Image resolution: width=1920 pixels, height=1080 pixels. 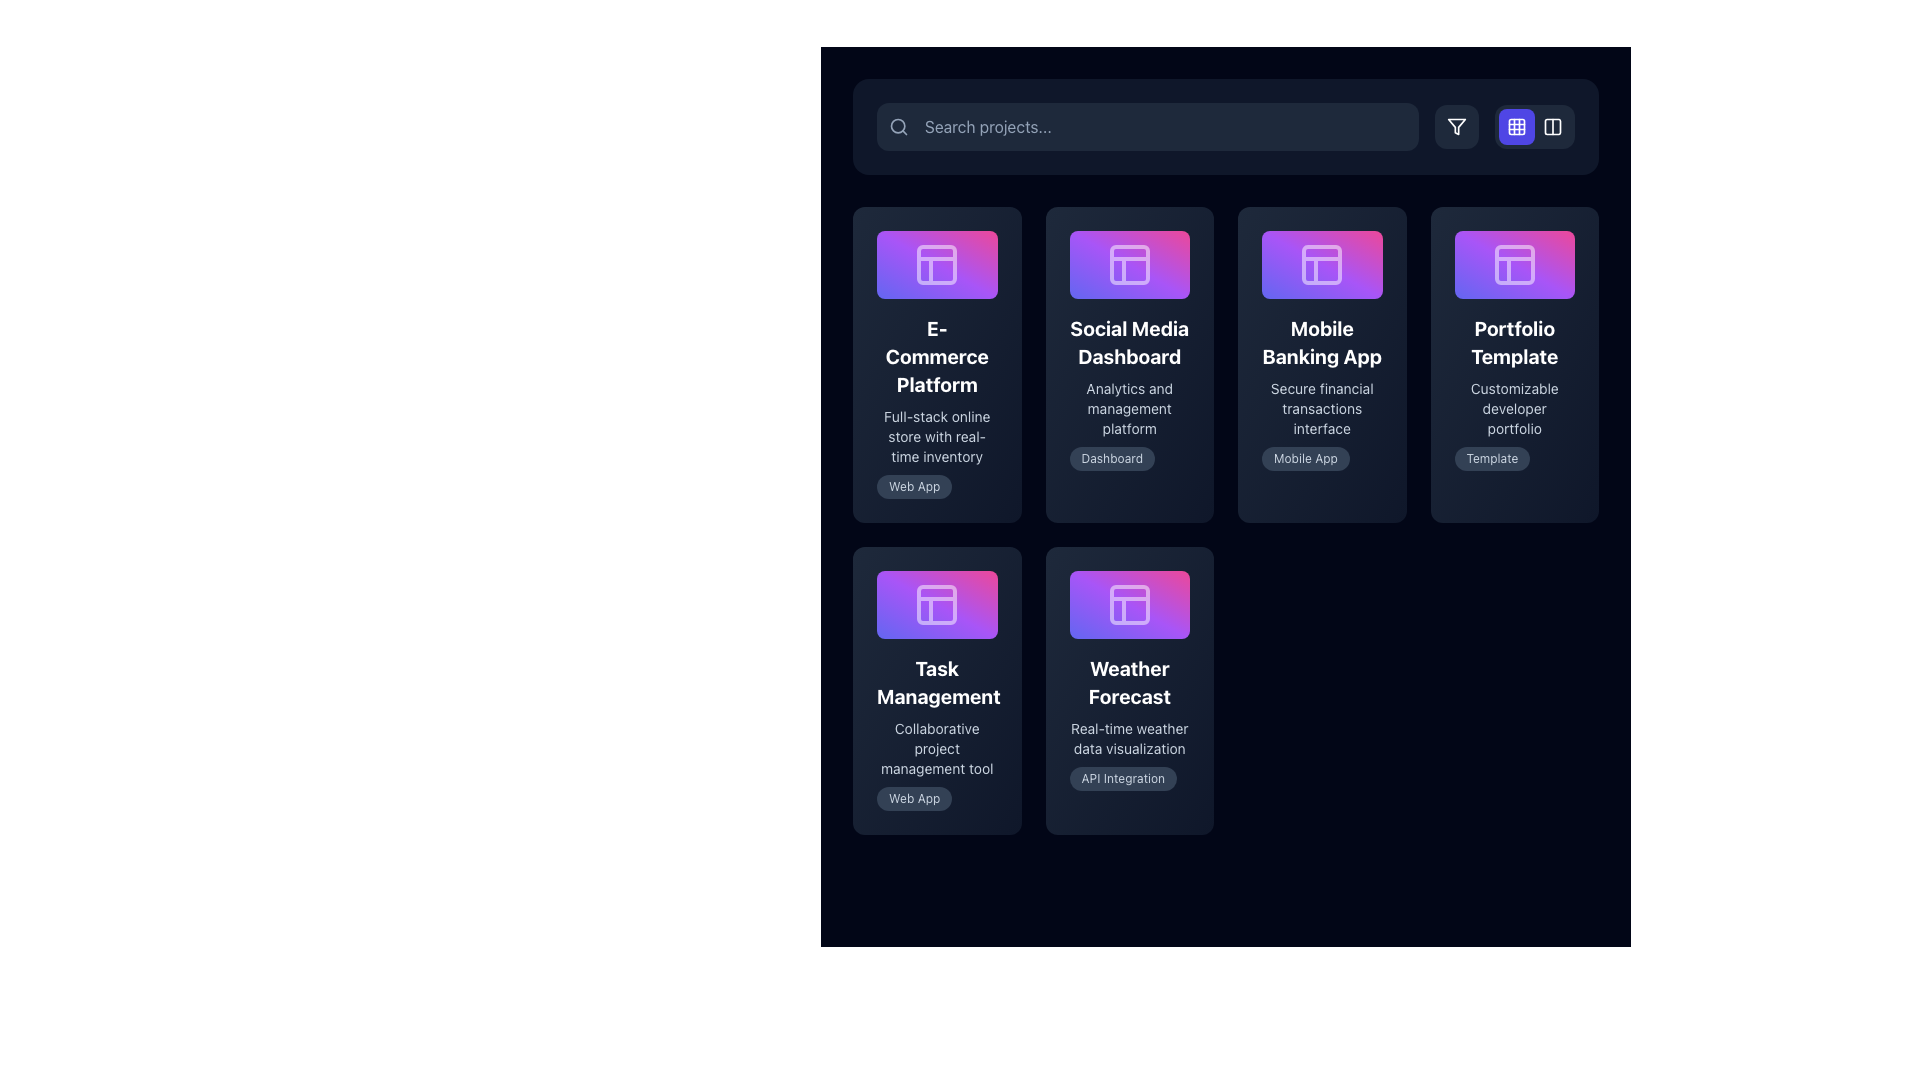 What do you see at coordinates (936, 732) in the screenshot?
I see `the Structured text block containing the text 'Task Management' with a badge 'Web App' in the bottom-left of the grid layout` at bounding box center [936, 732].